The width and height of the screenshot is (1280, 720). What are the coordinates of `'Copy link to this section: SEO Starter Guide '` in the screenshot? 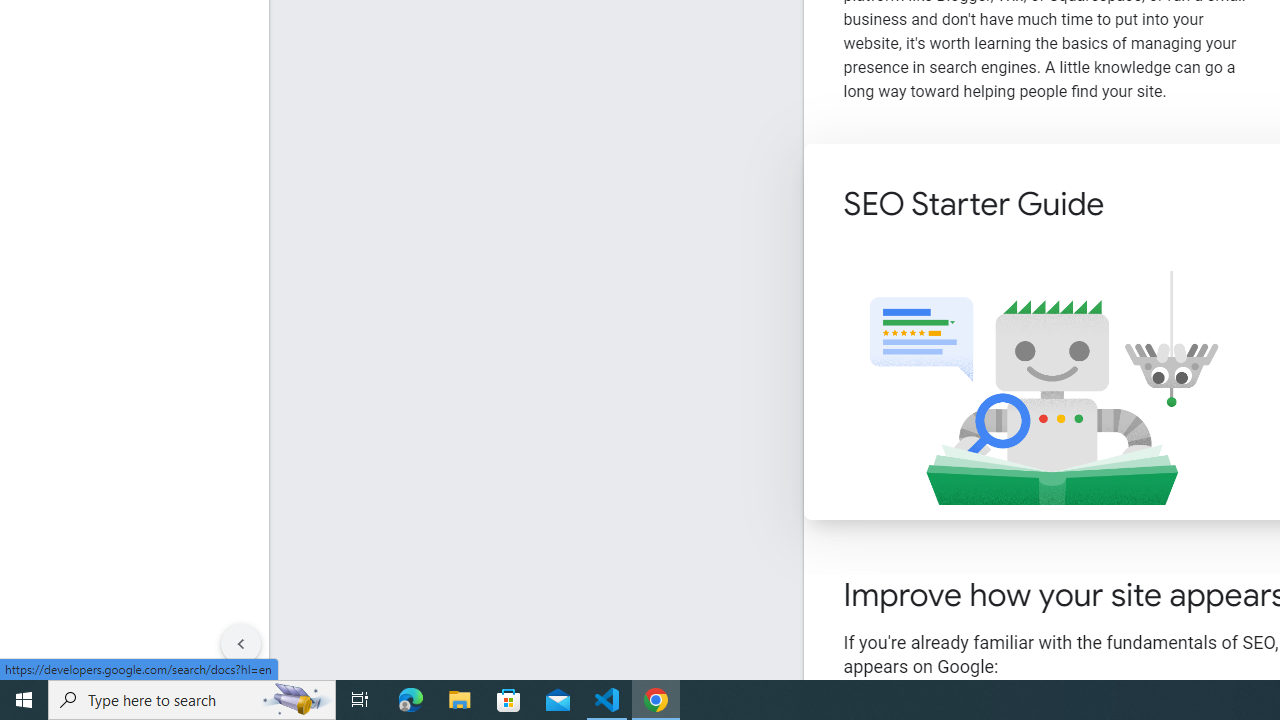 It's located at (1131, 206).